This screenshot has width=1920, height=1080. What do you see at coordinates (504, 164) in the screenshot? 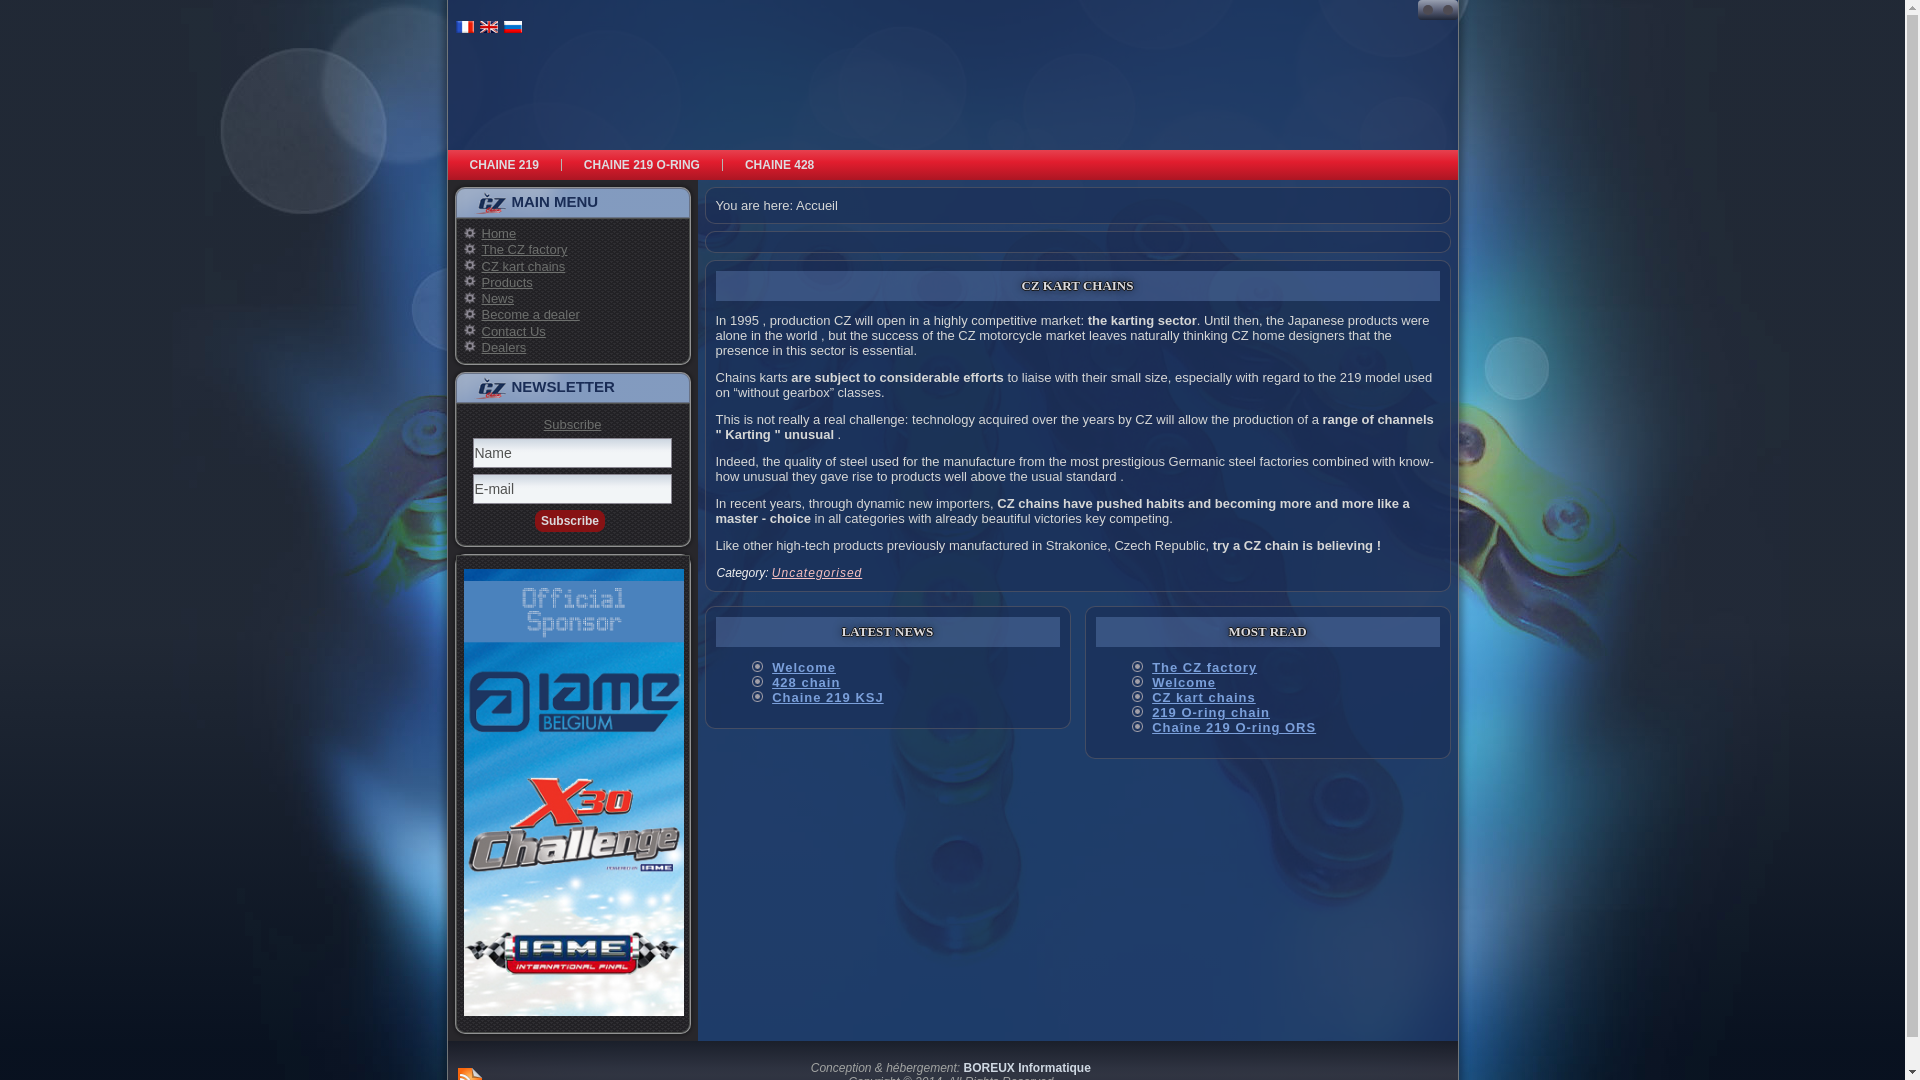
I see `'CHAINE 219'` at bounding box center [504, 164].